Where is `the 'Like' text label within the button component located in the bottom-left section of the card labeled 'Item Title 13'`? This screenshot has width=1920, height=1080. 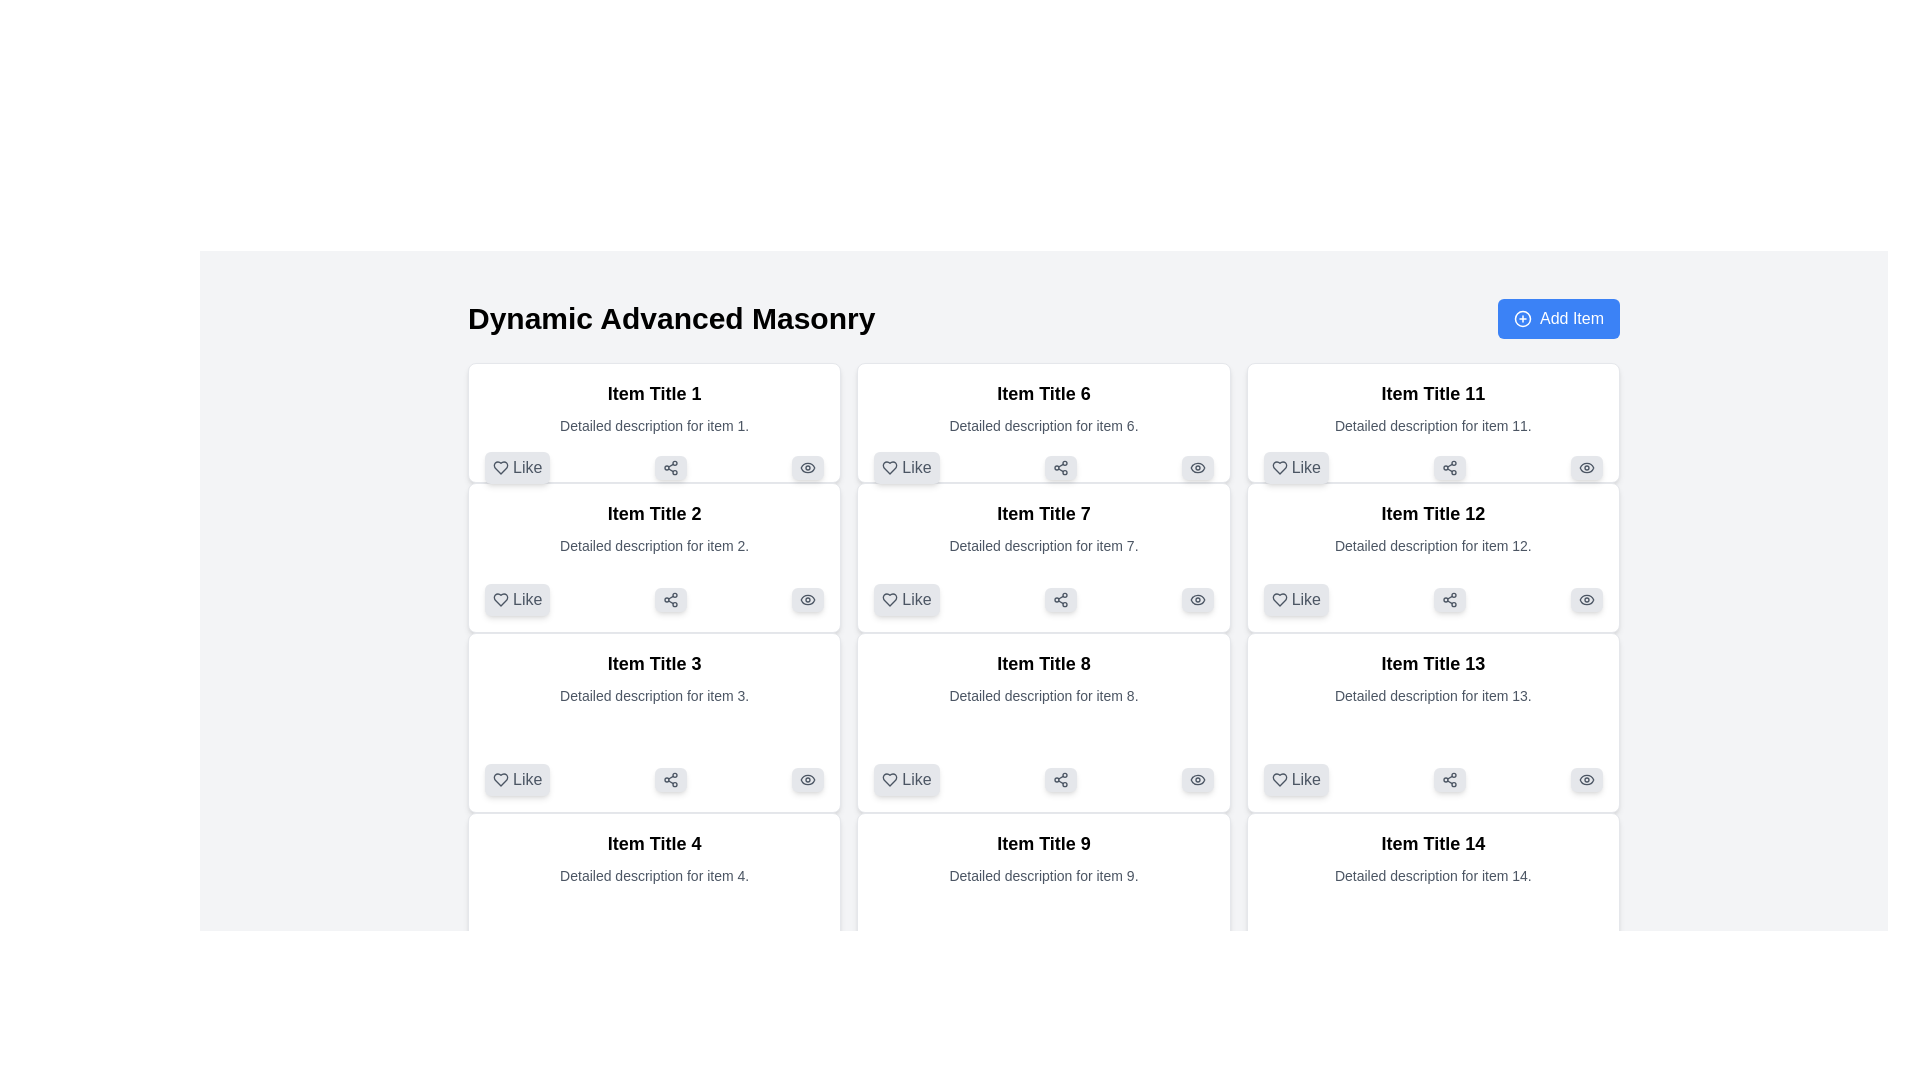 the 'Like' text label within the button component located in the bottom-left section of the card labeled 'Item Title 13' is located at coordinates (1306, 778).